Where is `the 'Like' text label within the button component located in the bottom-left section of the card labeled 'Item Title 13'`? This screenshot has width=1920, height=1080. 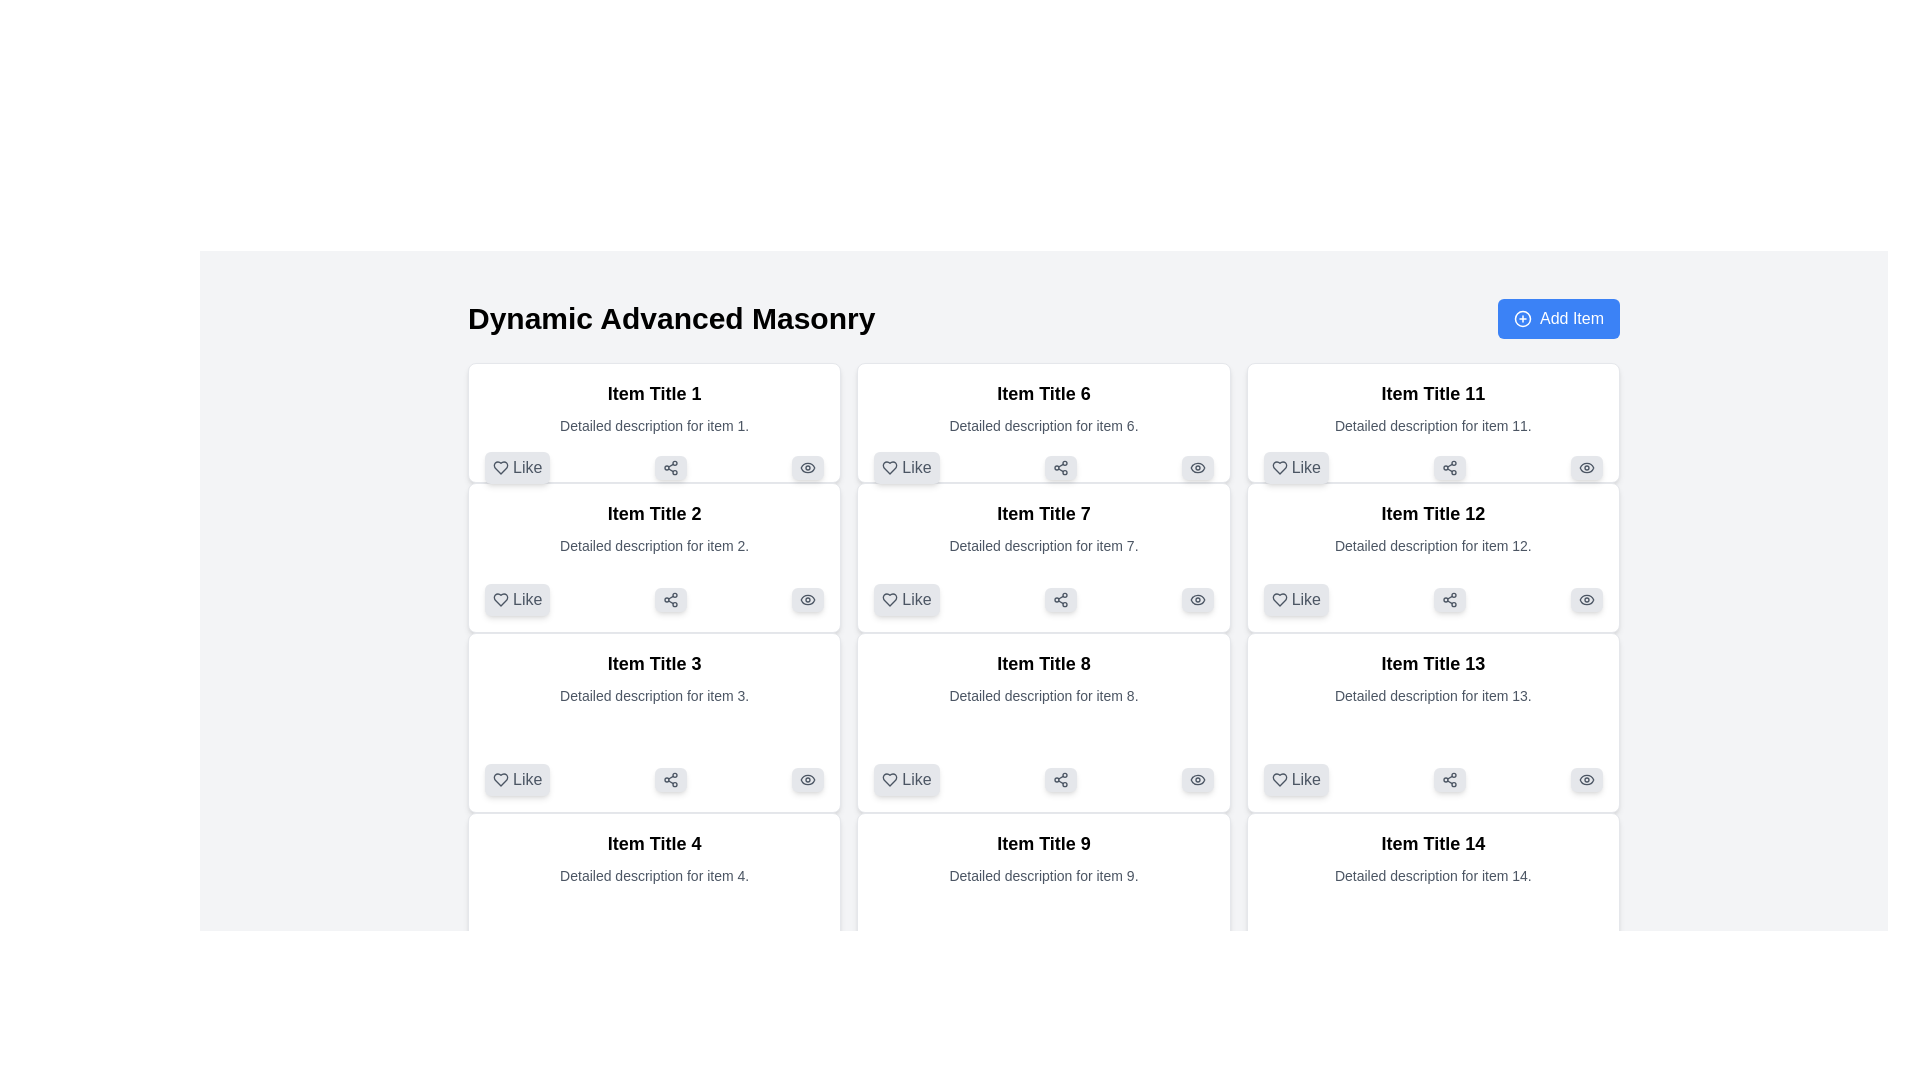 the 'Like' text label within the button component located in the bottom-left section of the card labeled 'Item Title 13' is located at coordinates (1306, 778).